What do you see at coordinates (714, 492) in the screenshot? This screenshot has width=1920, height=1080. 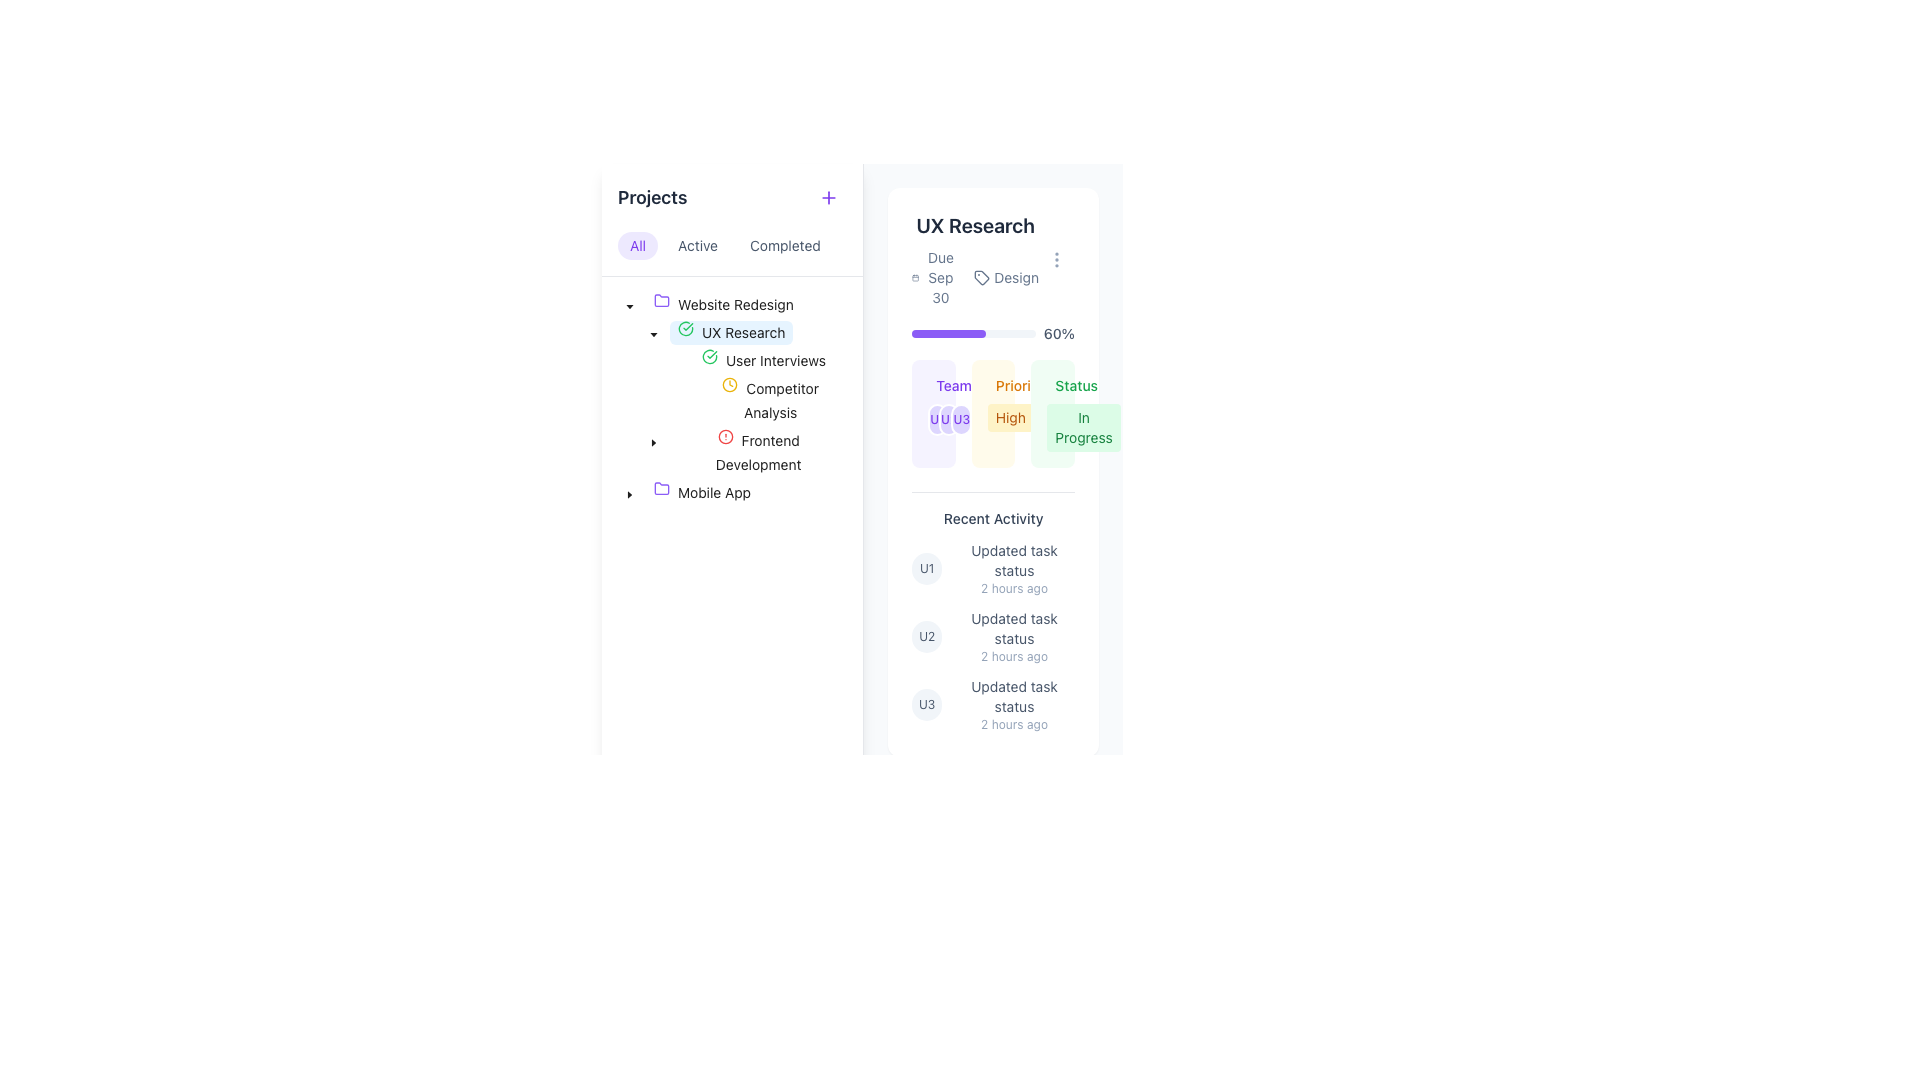 I see `the 'Mobile App' label in the project navigation list` at bounding box center [714, 492].